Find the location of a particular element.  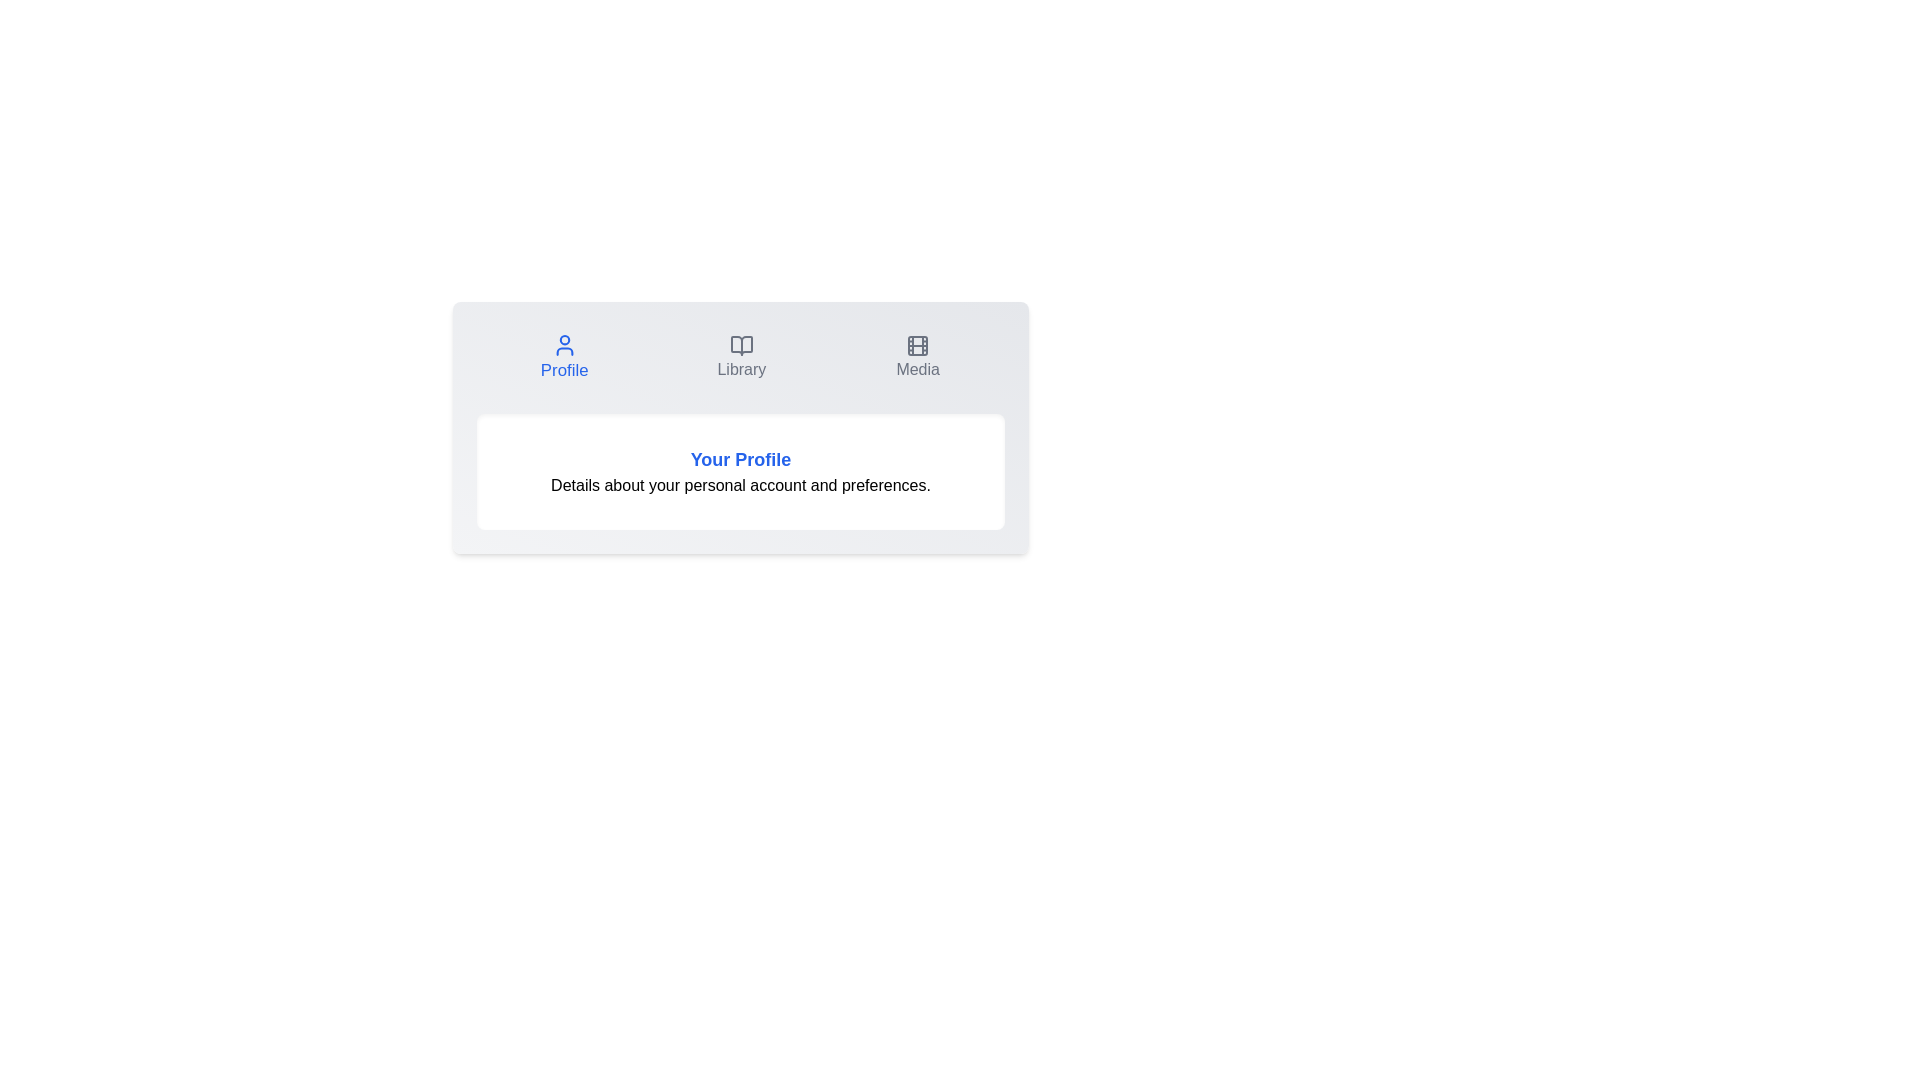

the Profile tab to view its content is located at coordinates (563, 357).